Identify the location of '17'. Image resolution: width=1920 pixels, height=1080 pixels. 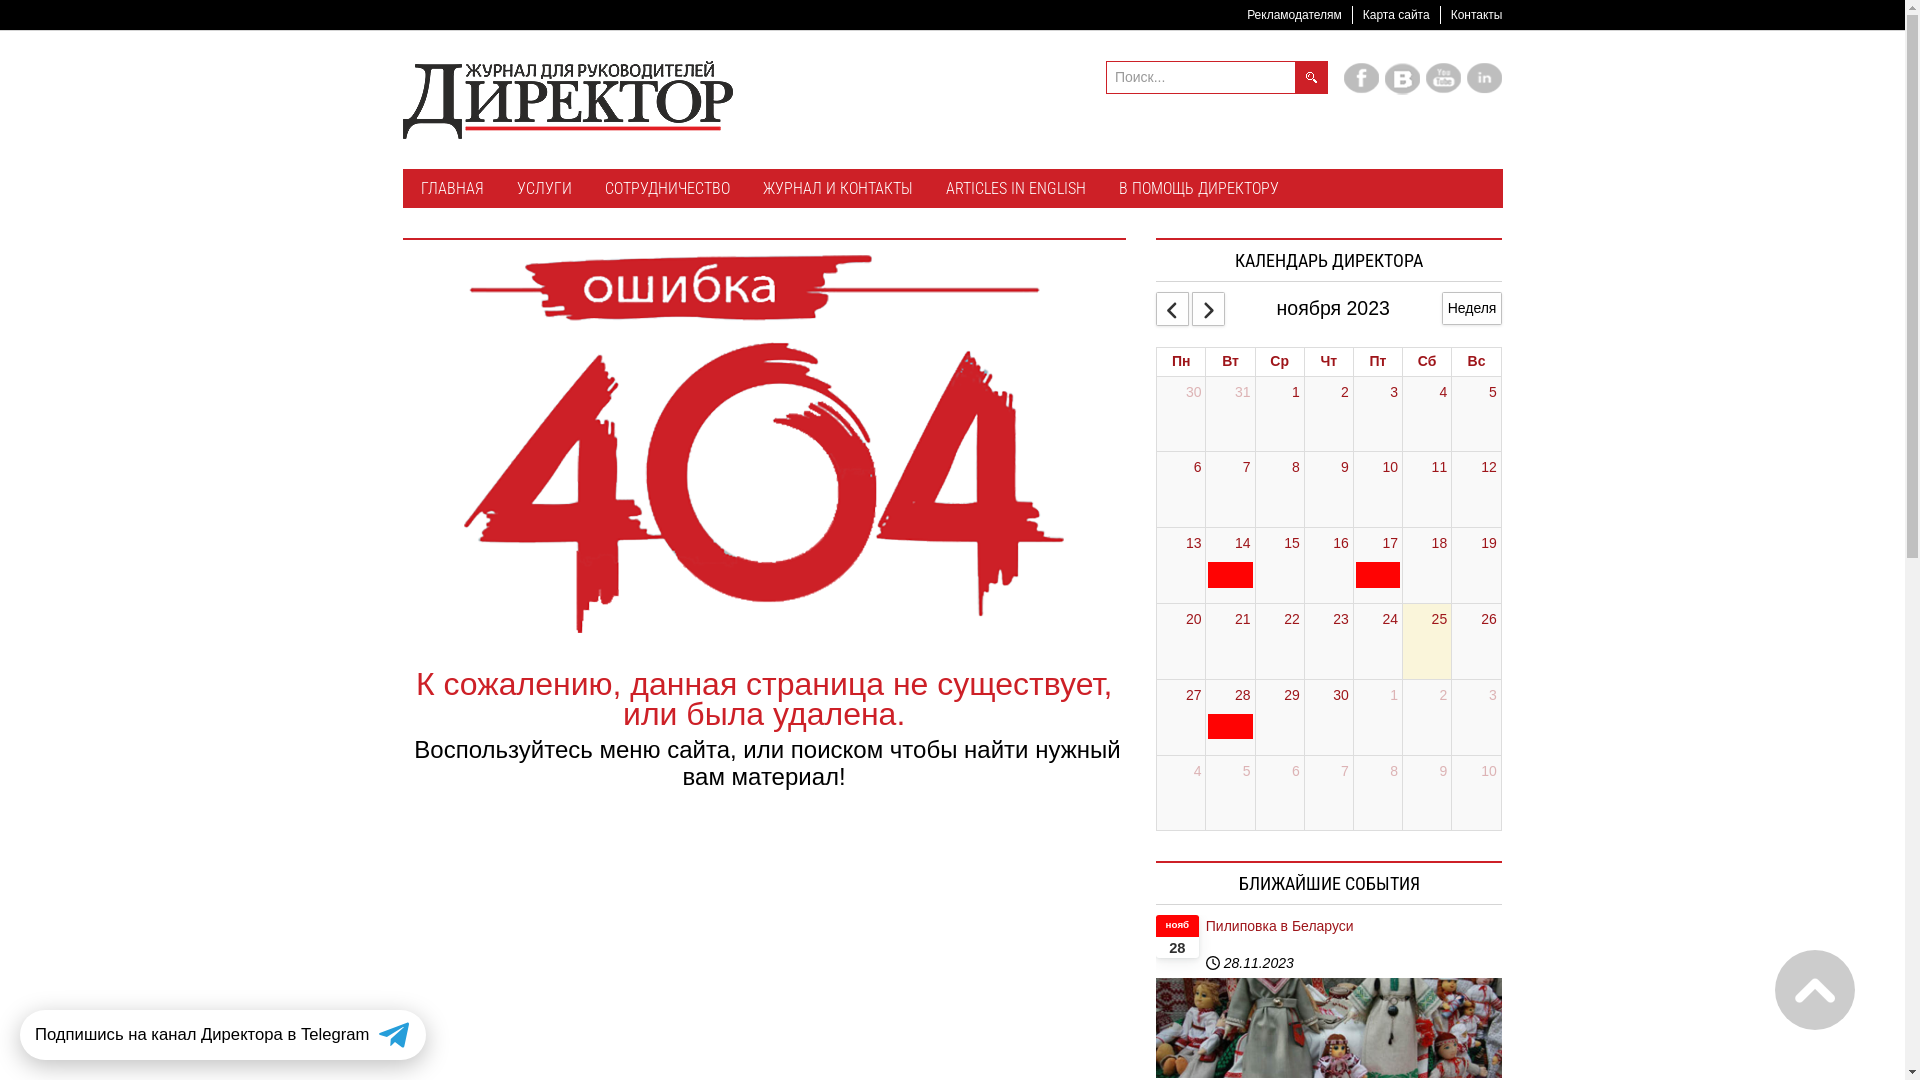
(1389, 543).